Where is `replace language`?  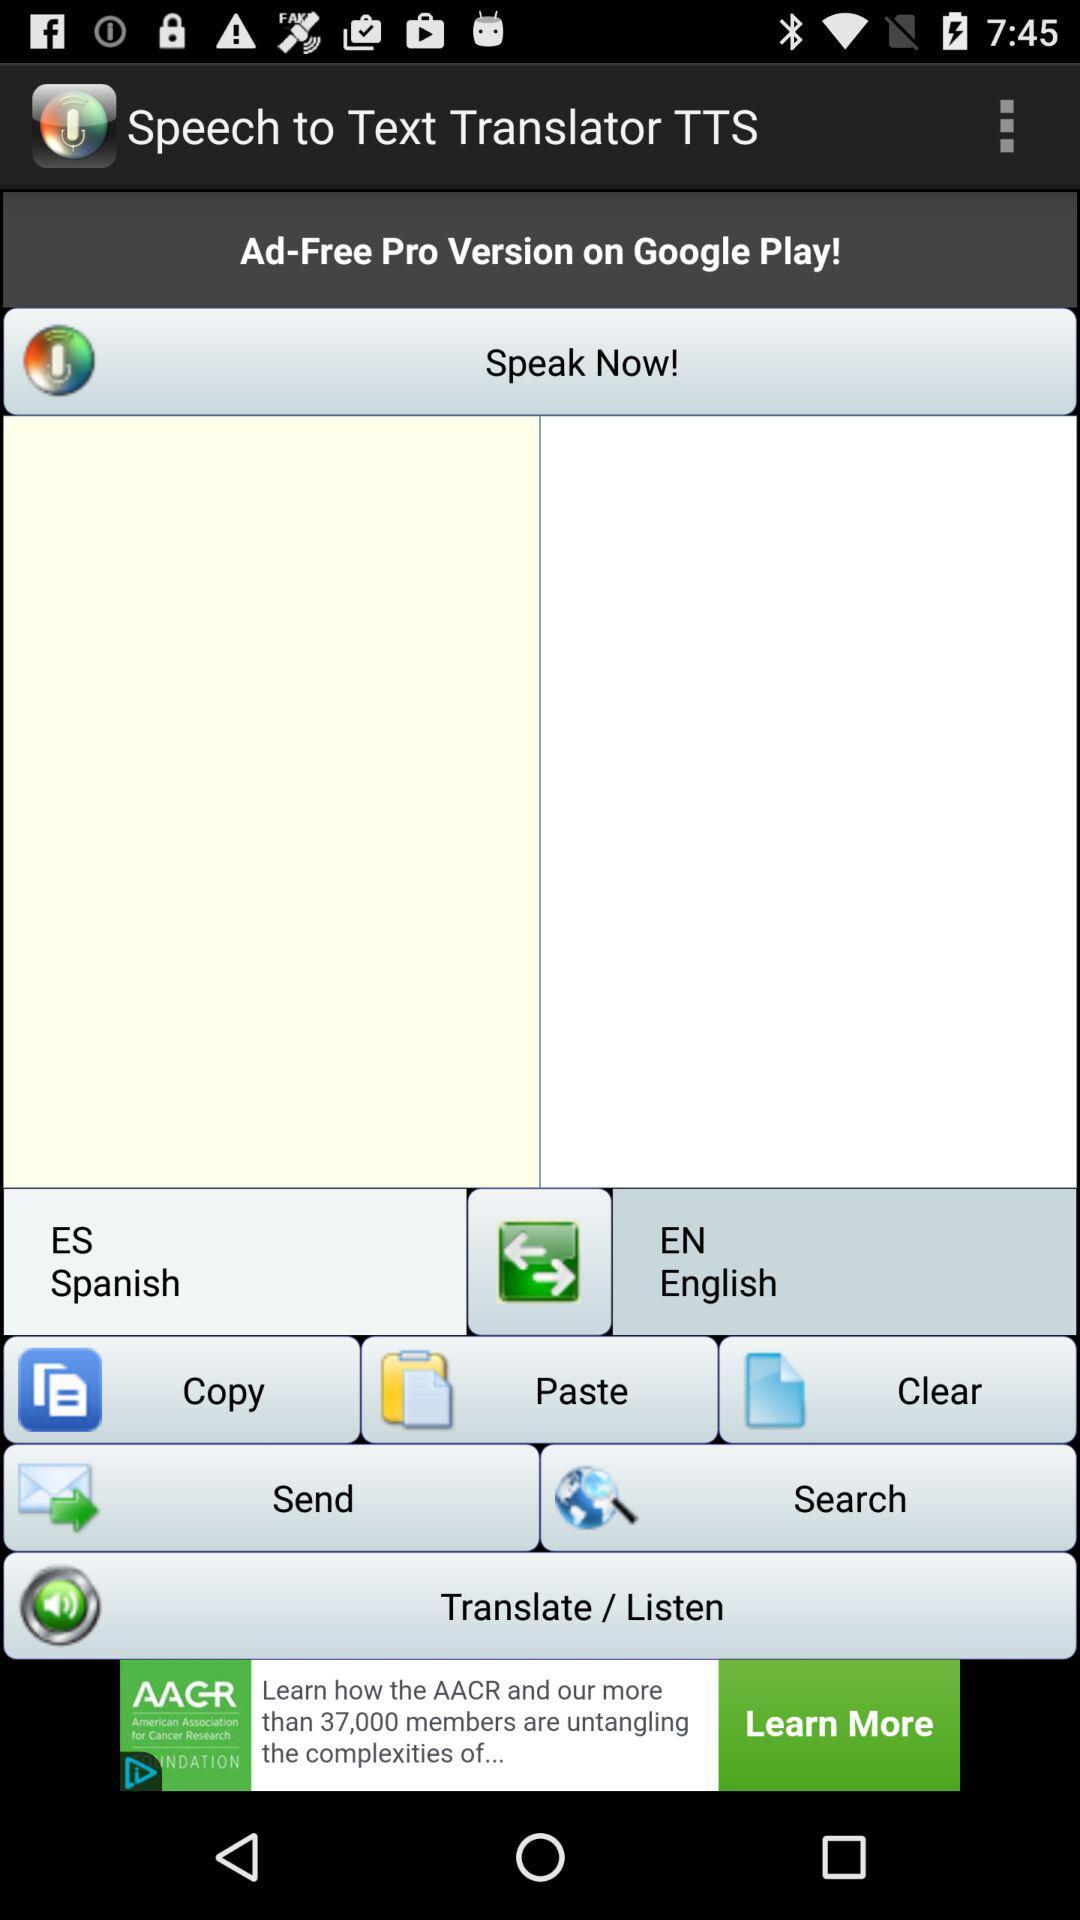 replace language is located at coordinates (538, 1260).